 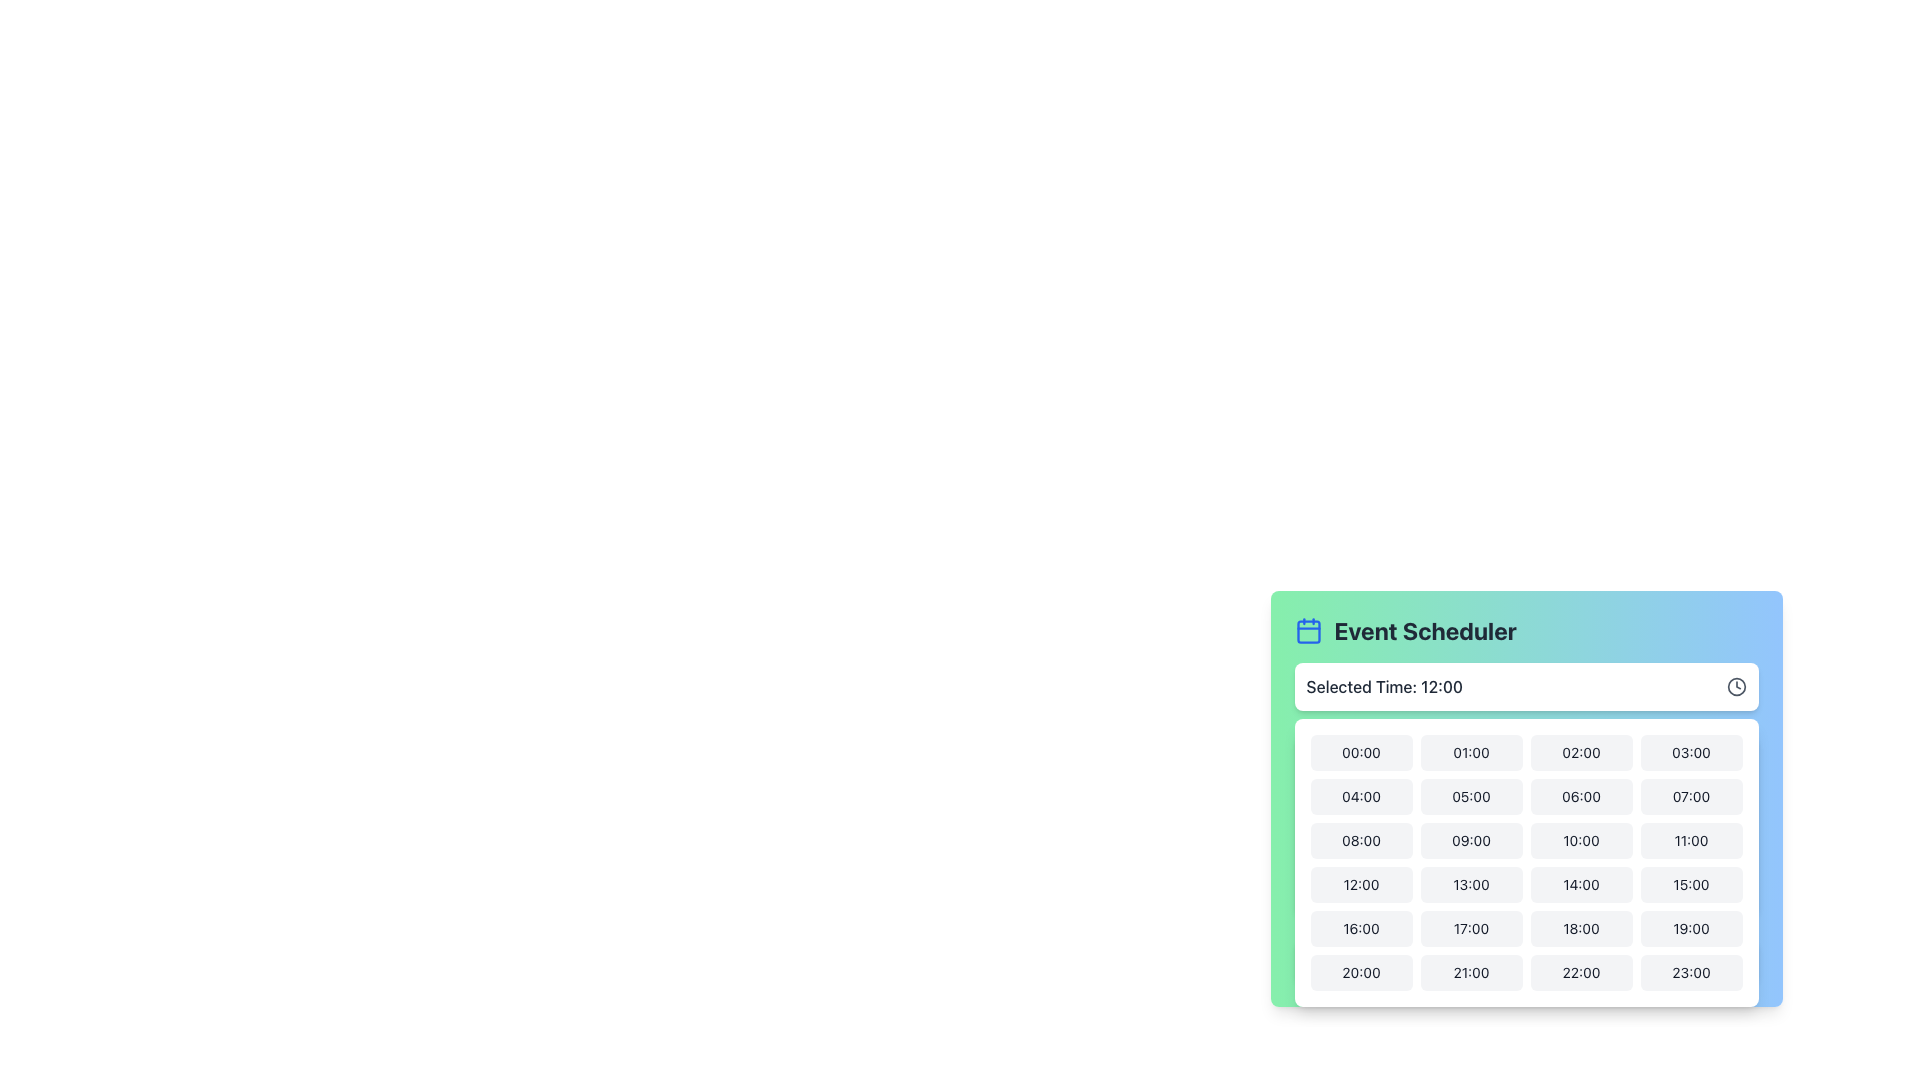 What do you see at coordinates (1580, 971) in the screenshot?
I see `the button located in the last row and third column of the grid` at bounding box center [1580, 971].